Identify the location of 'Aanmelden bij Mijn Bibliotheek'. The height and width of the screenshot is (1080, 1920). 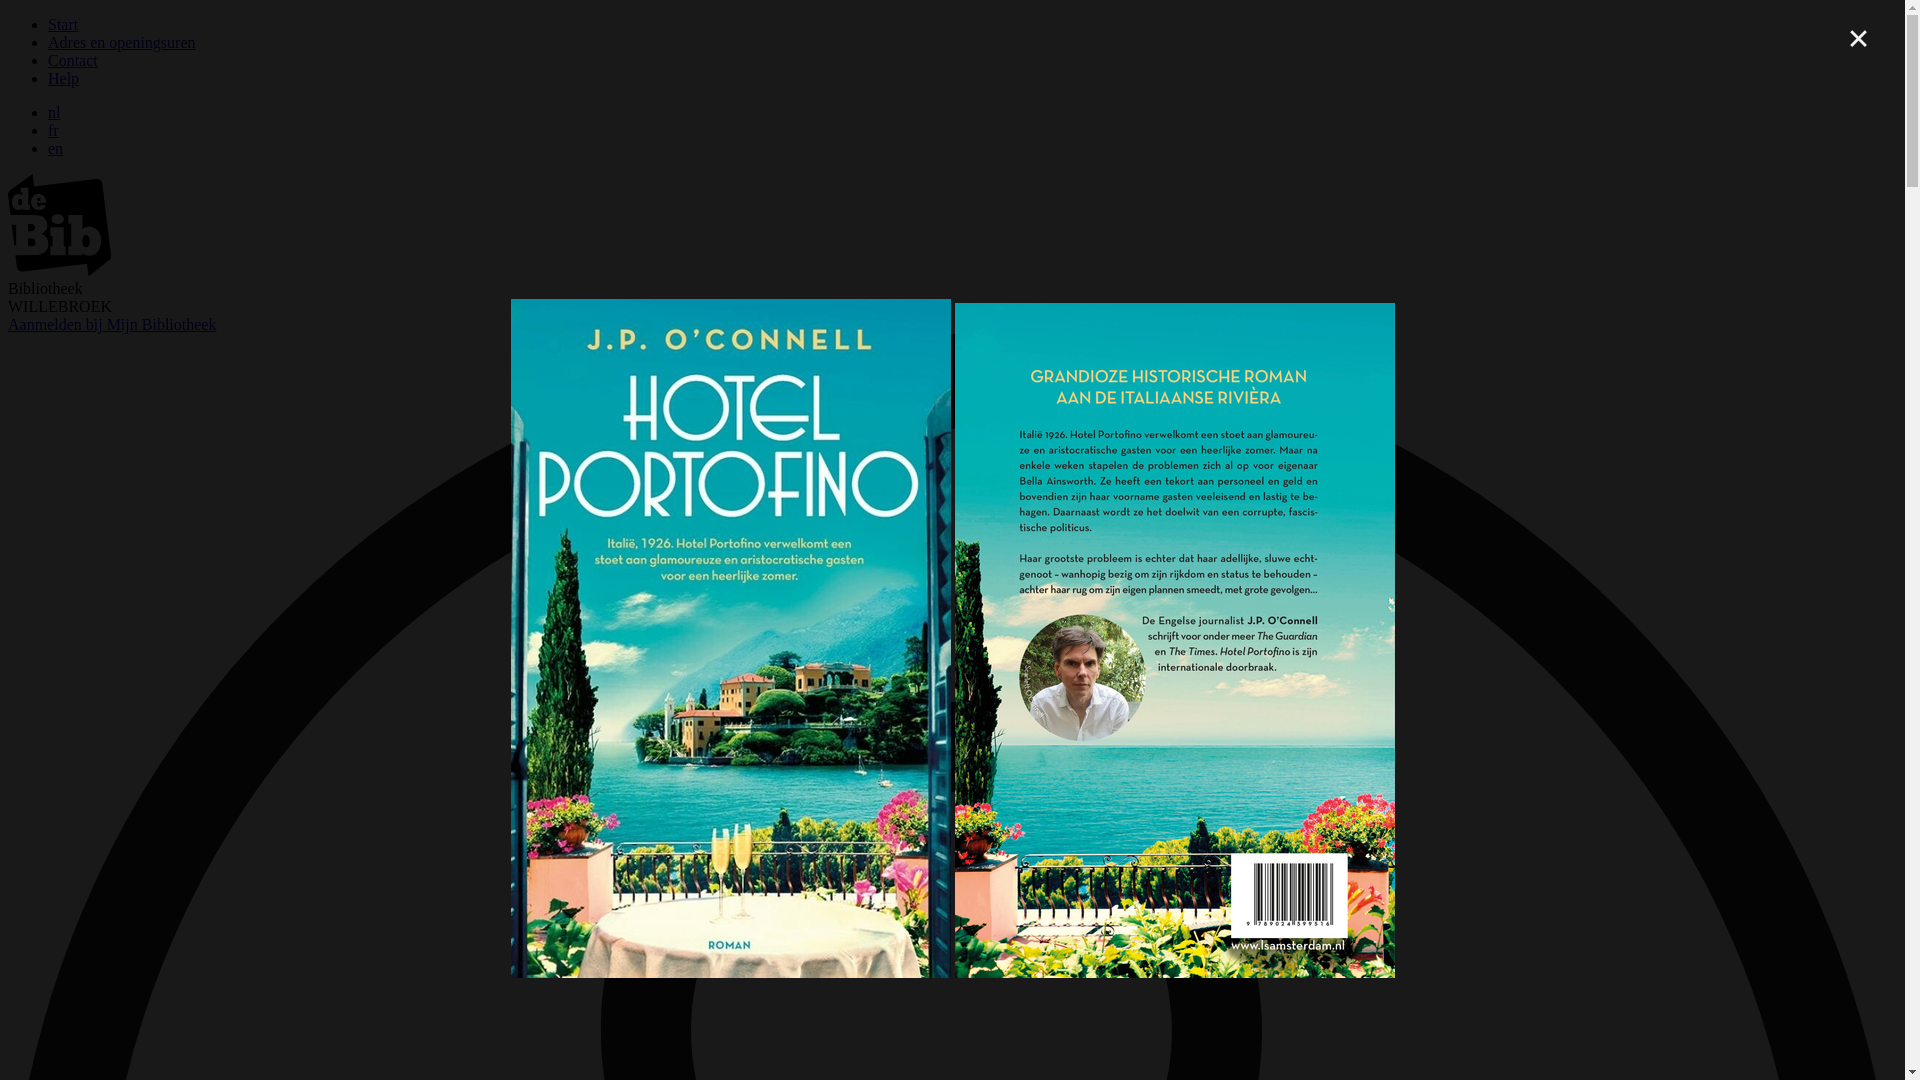
(110, 323).